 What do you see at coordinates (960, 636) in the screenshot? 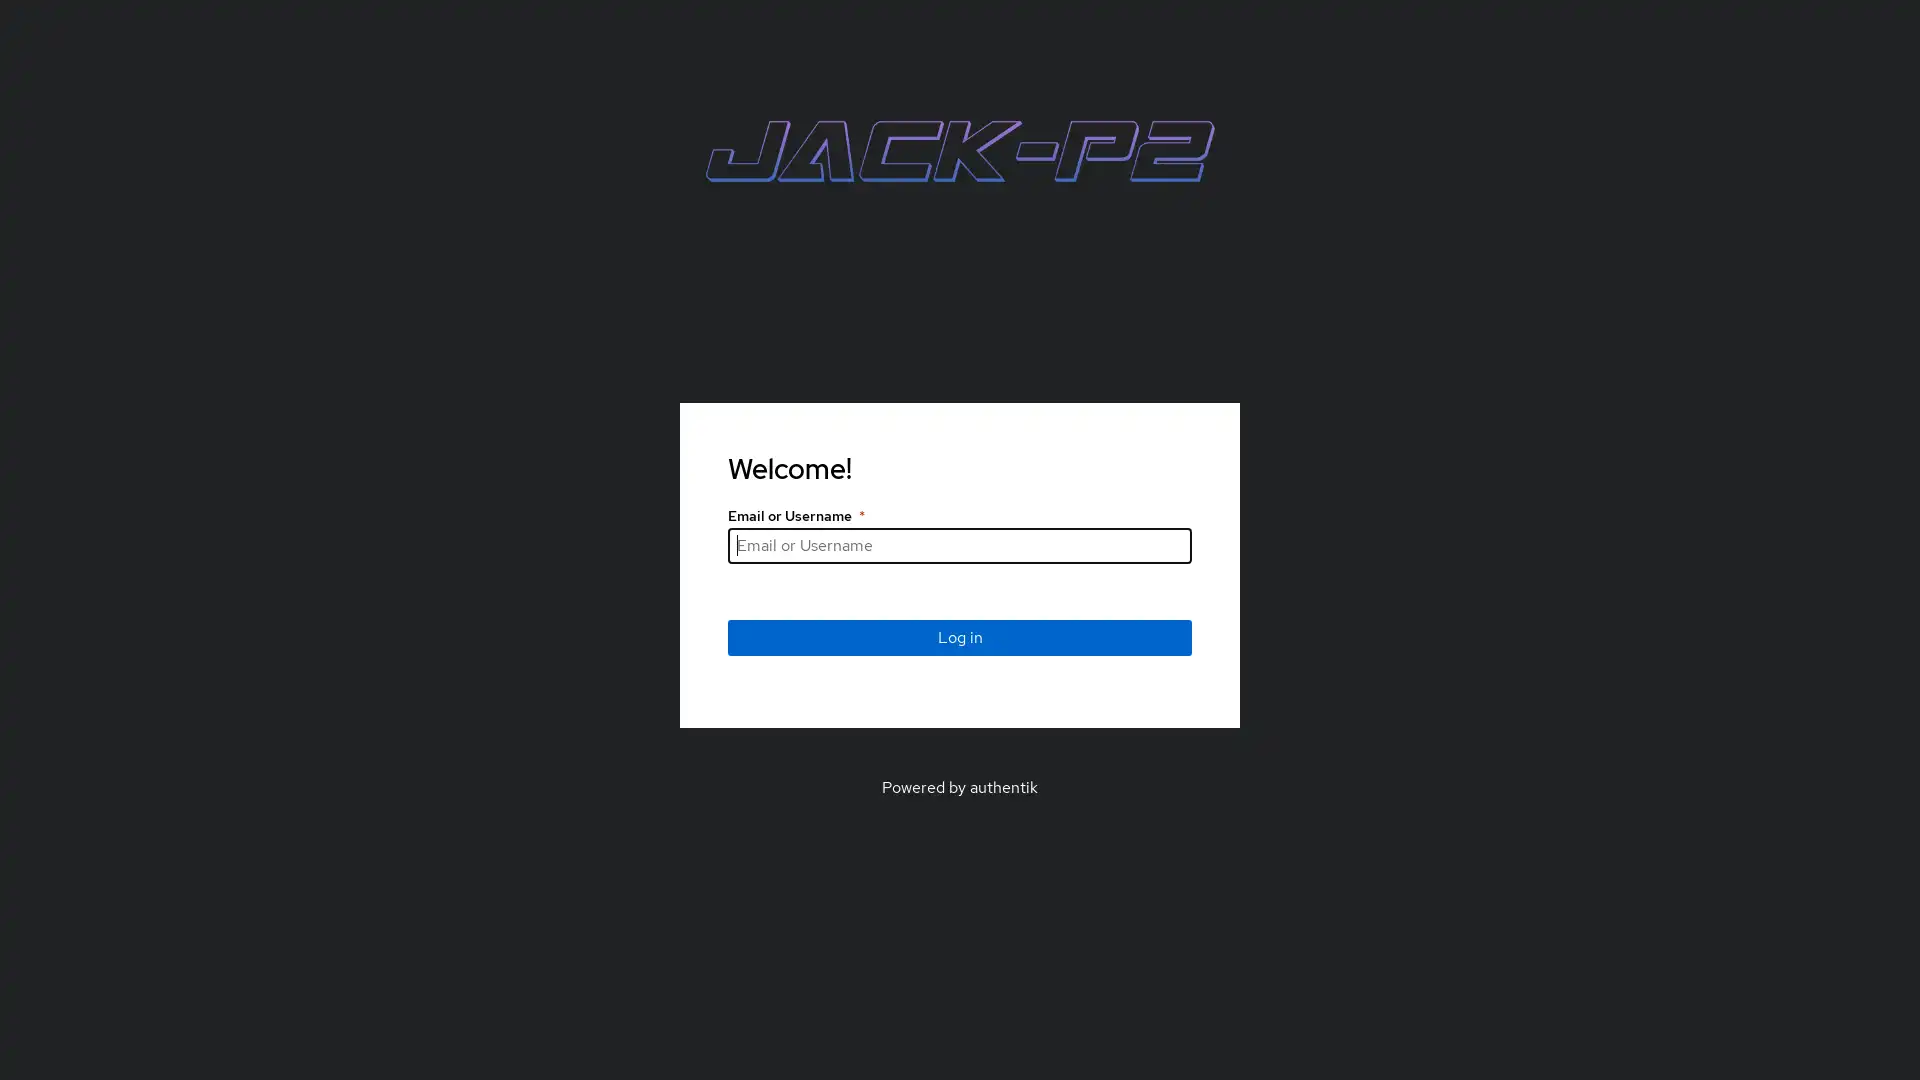
I see `Log in` at bounding box center [960, 636].